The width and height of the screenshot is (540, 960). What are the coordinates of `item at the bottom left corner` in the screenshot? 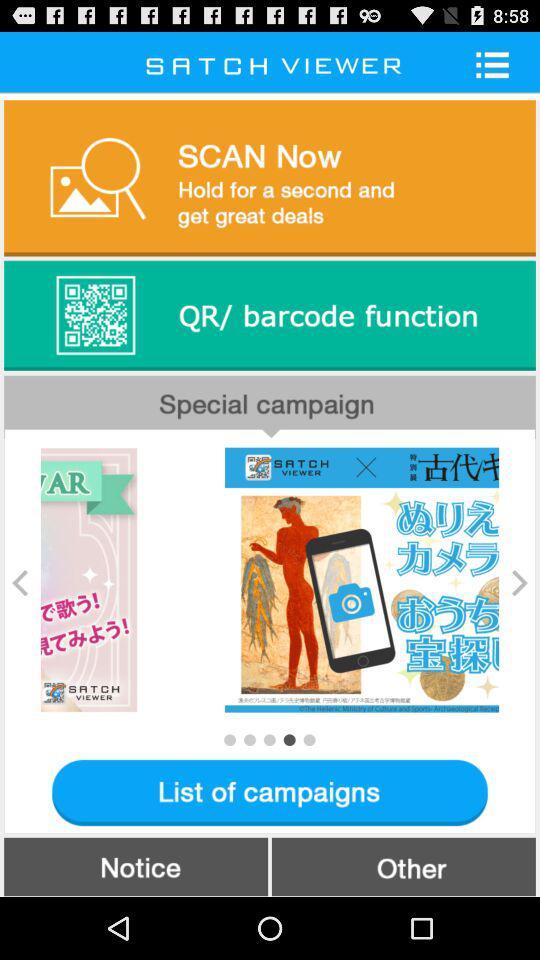 It's located at (135, 865).